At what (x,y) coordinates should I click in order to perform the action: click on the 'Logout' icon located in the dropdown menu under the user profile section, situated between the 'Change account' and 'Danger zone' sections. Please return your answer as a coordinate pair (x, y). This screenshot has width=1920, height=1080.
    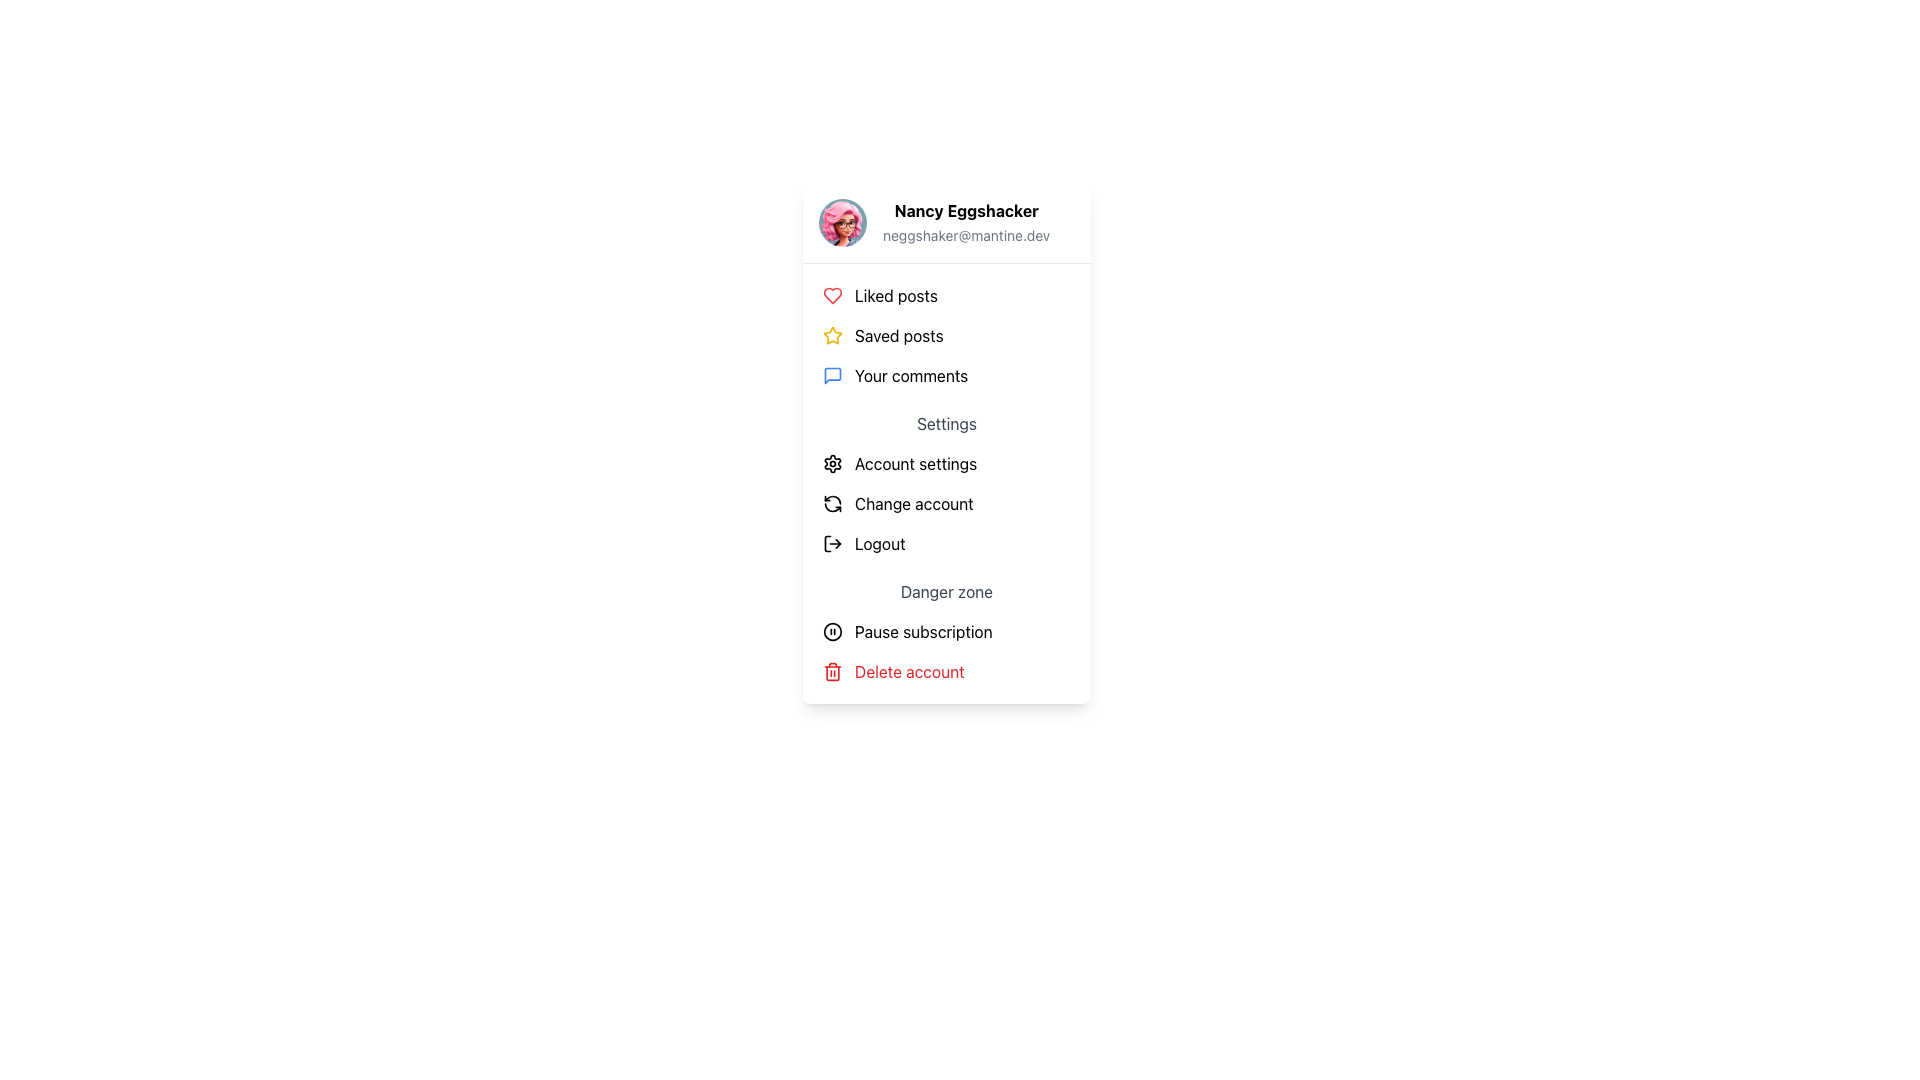
    Looking at the image, I should click on (833, 543).